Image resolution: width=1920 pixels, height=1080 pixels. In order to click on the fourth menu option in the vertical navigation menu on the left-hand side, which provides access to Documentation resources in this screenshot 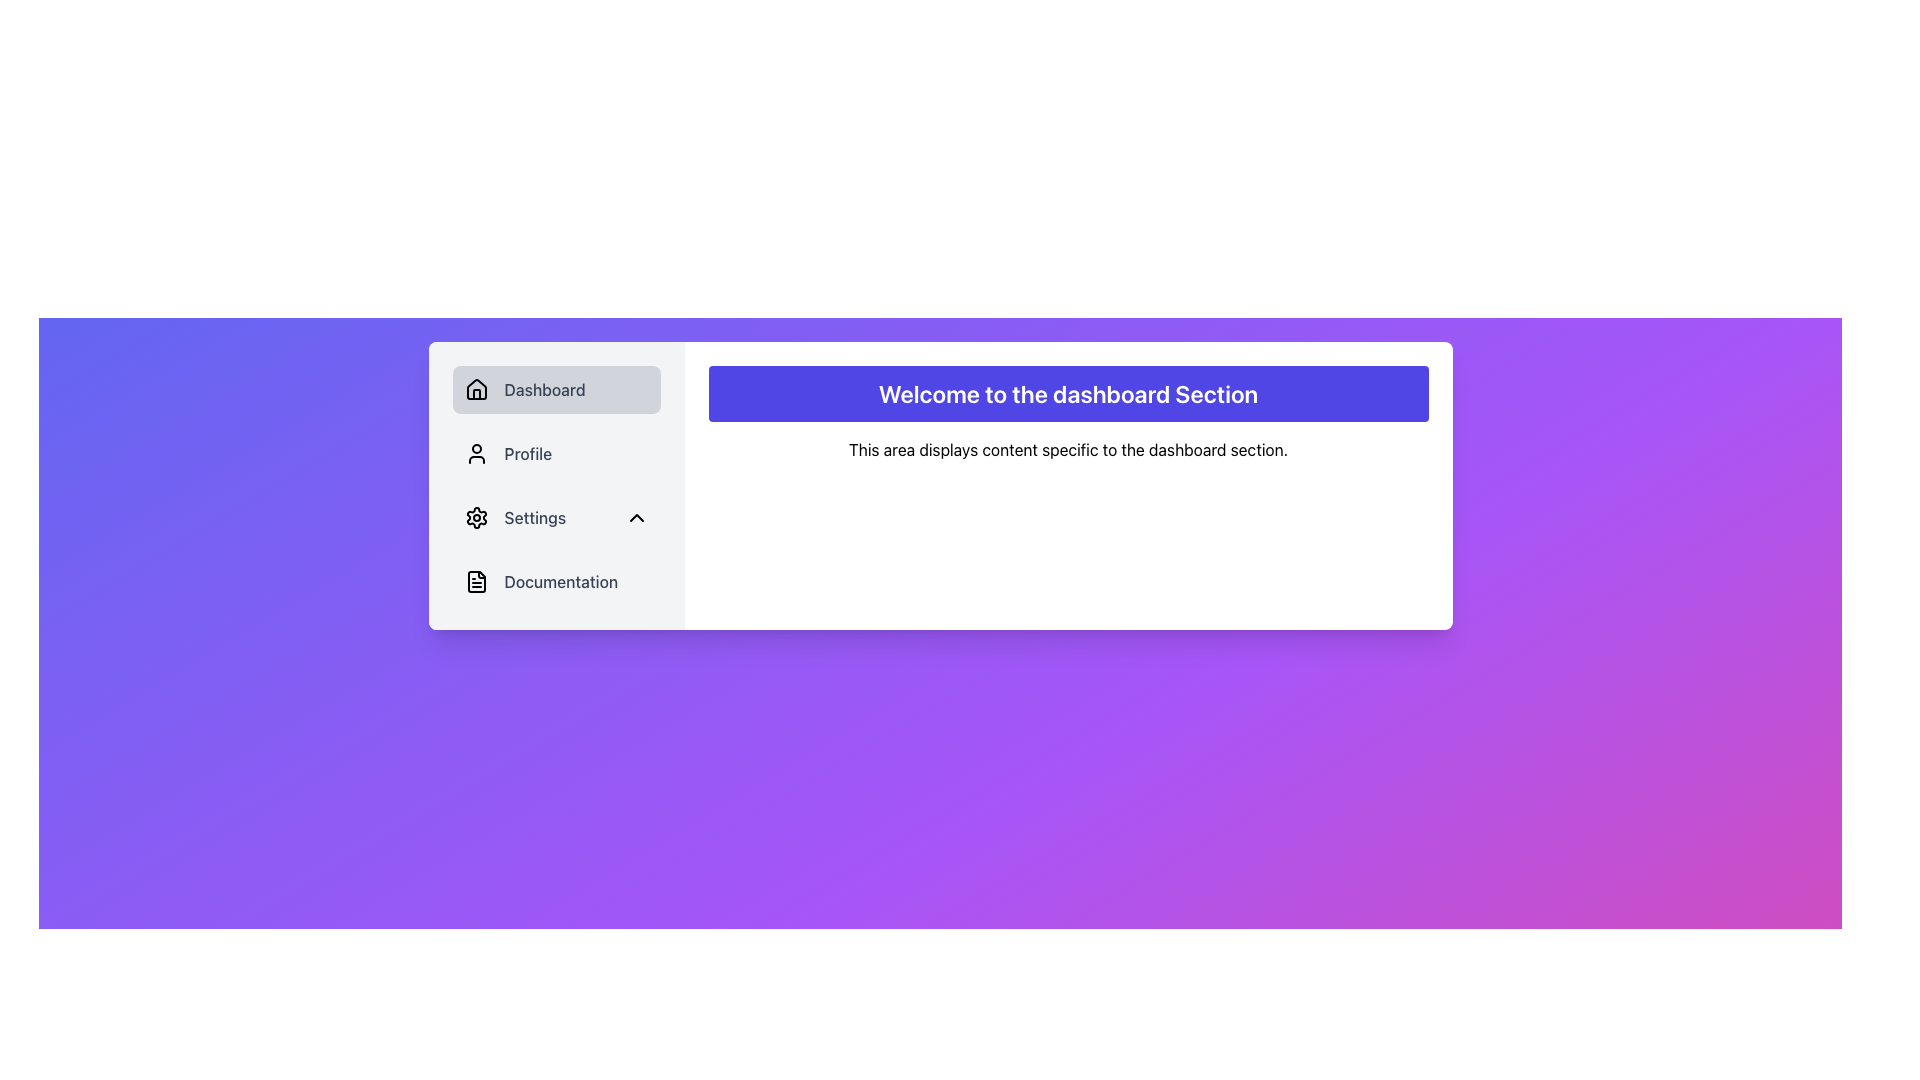, I will do `click(556, 582)`.